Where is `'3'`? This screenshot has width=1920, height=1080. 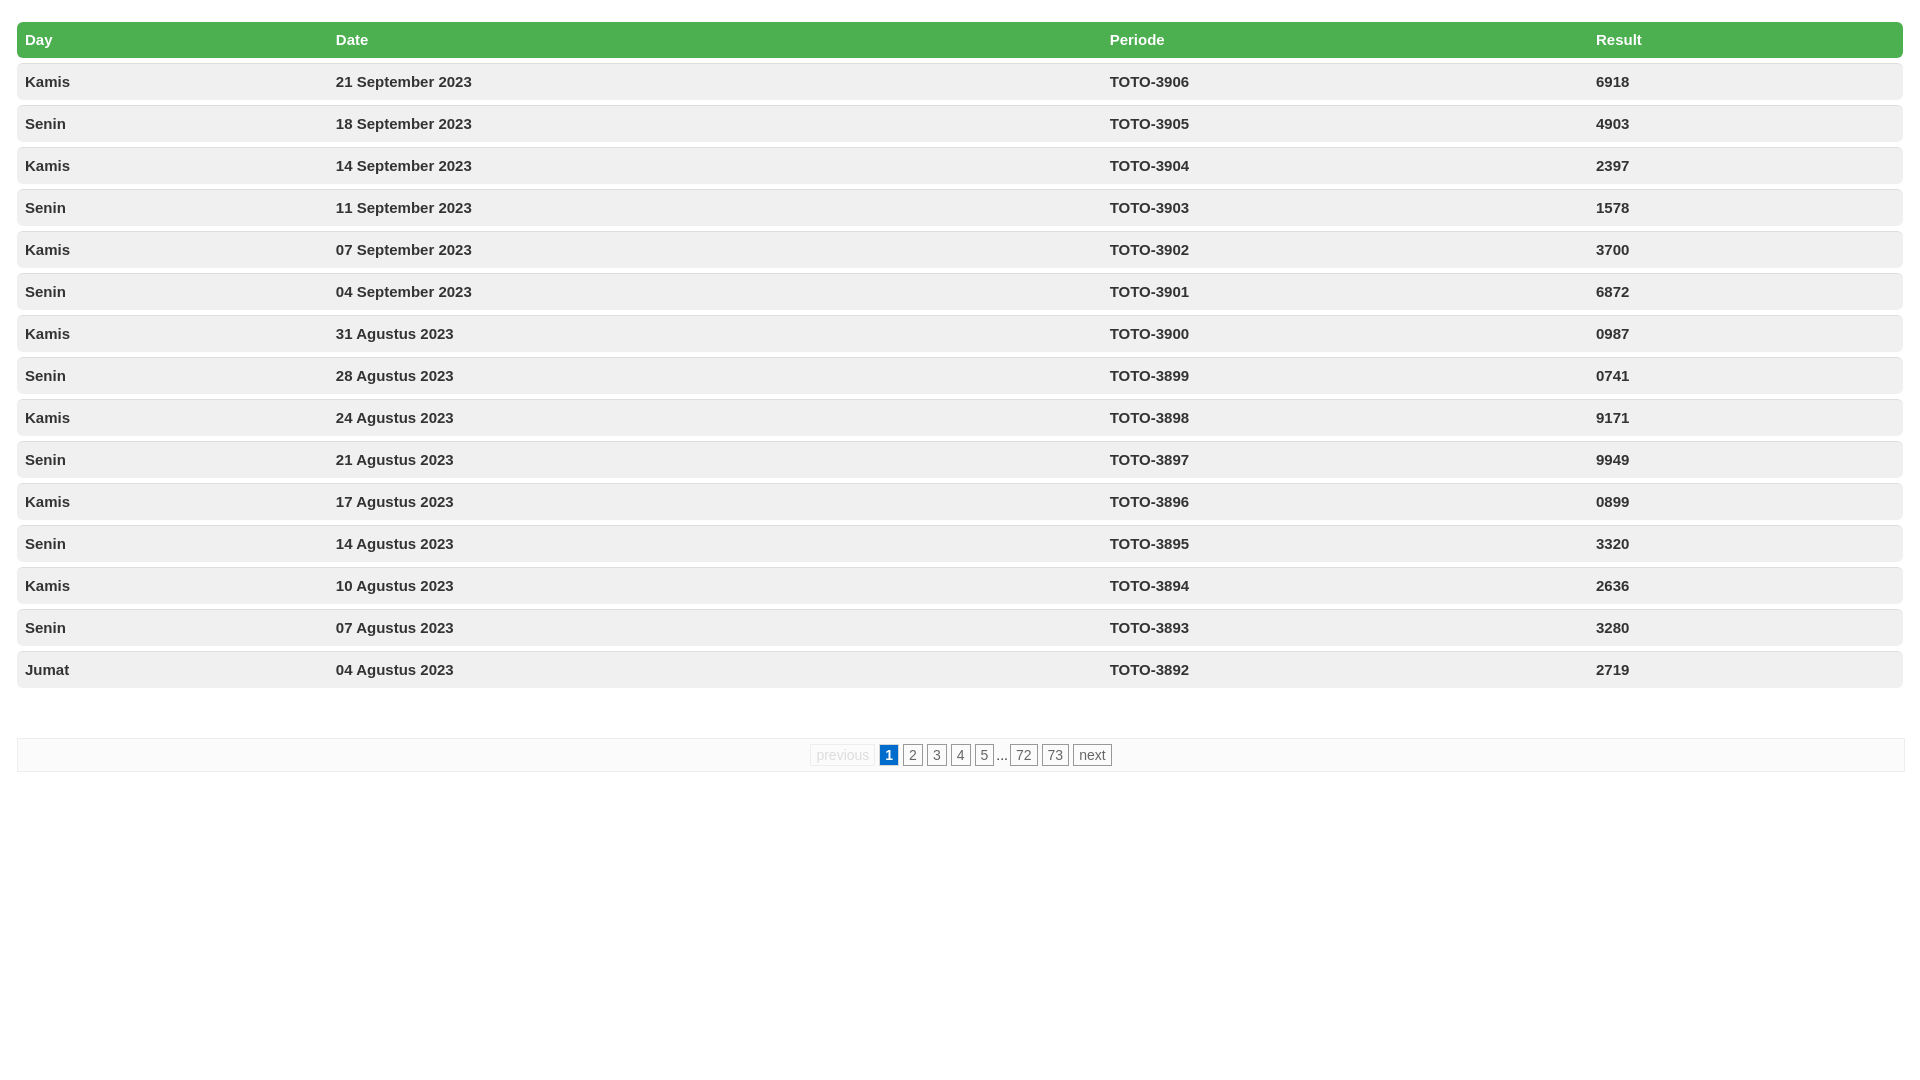
'3' is located at coordinates (935, 755).